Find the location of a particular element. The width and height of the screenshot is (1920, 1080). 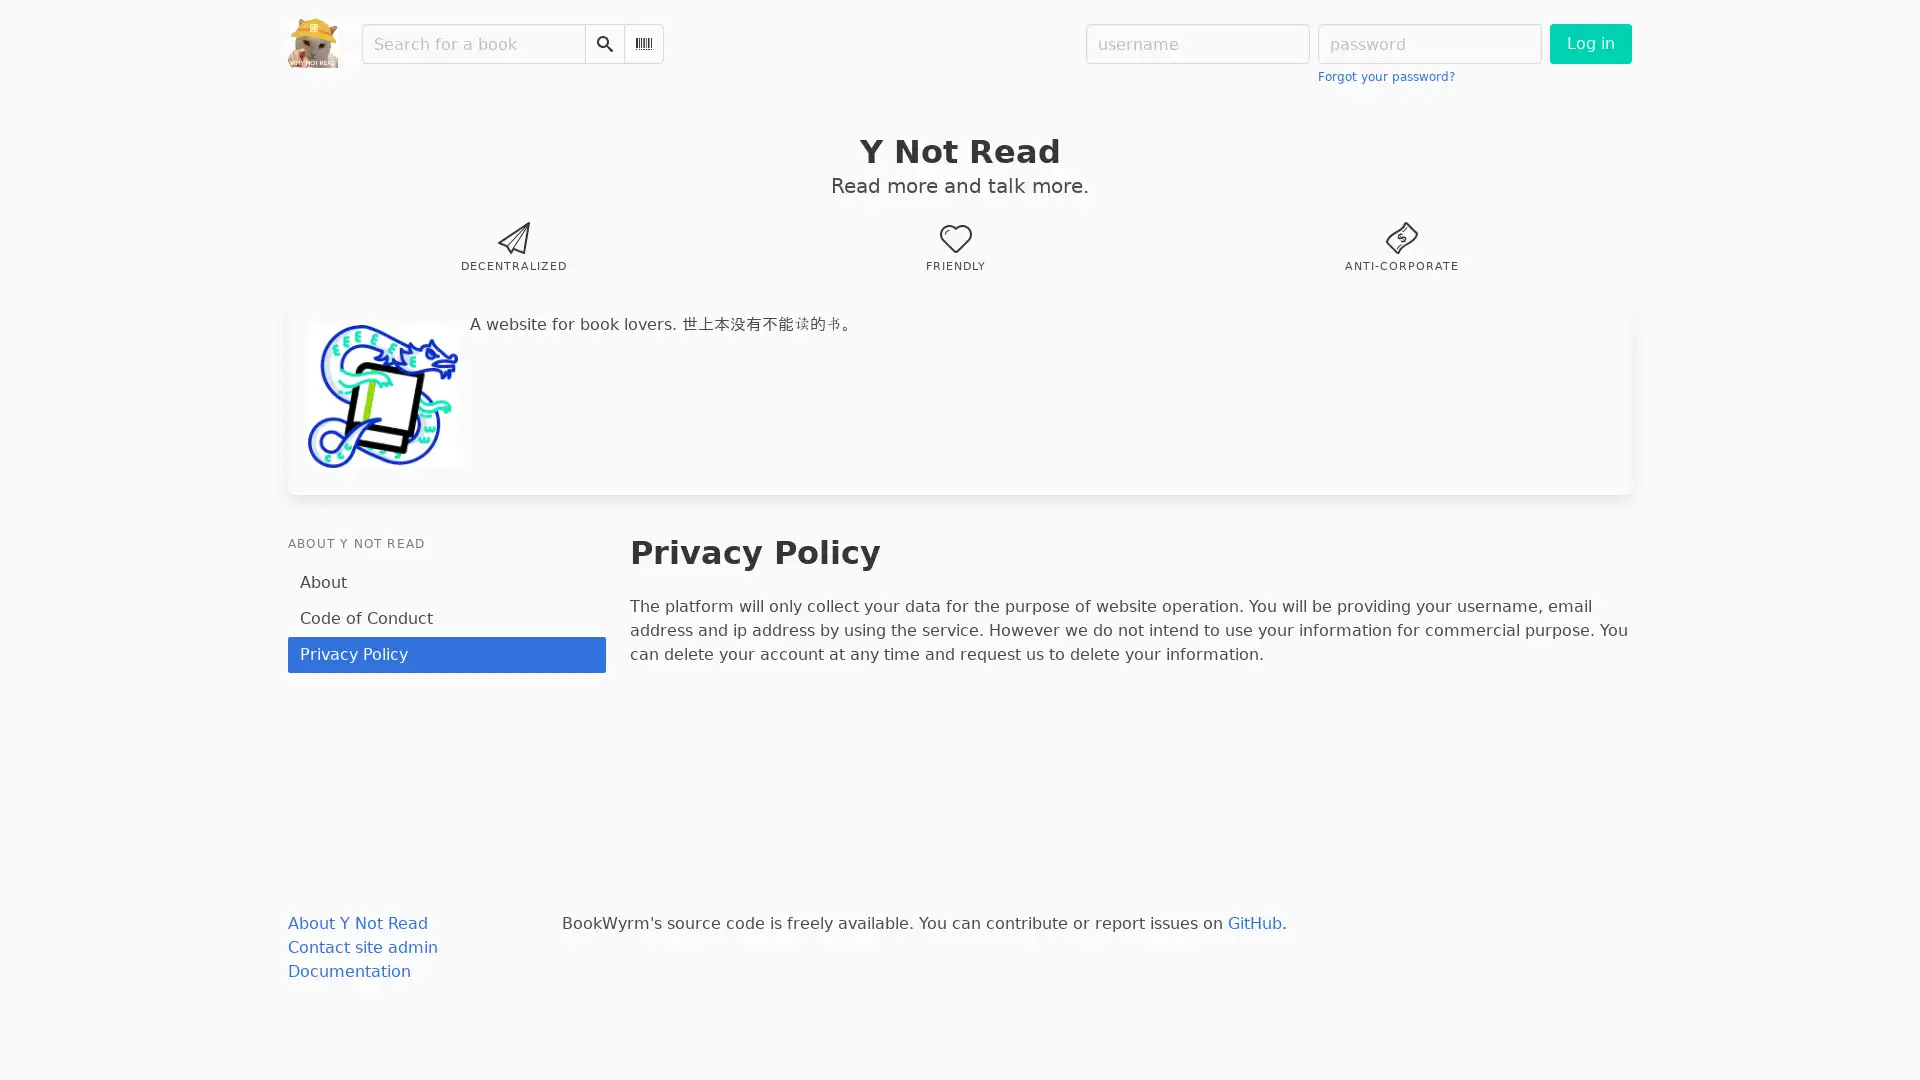

Log in is located at coordinates (1589, 43).